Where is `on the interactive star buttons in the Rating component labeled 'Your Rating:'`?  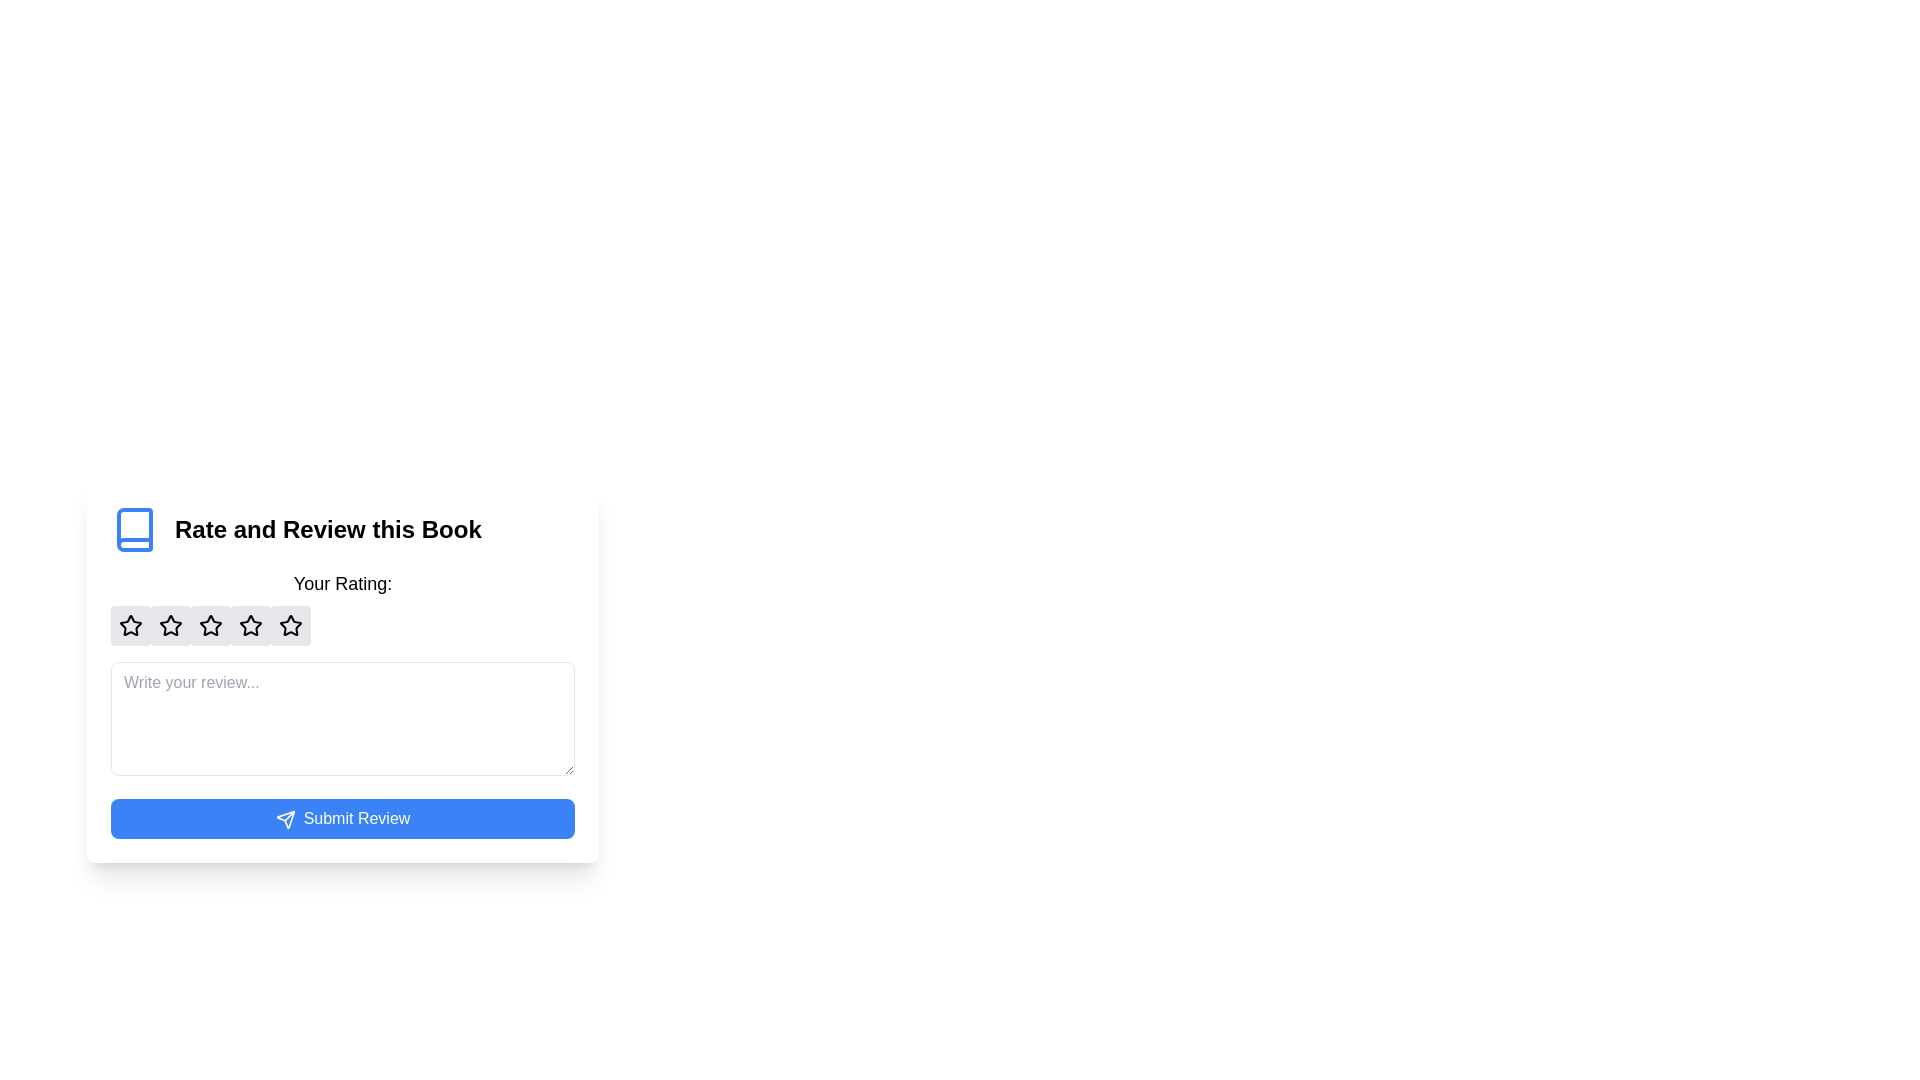 on the interactive star buttons in the Rating component labeled 'Your Rating:' is located at coordinates (342, 607).